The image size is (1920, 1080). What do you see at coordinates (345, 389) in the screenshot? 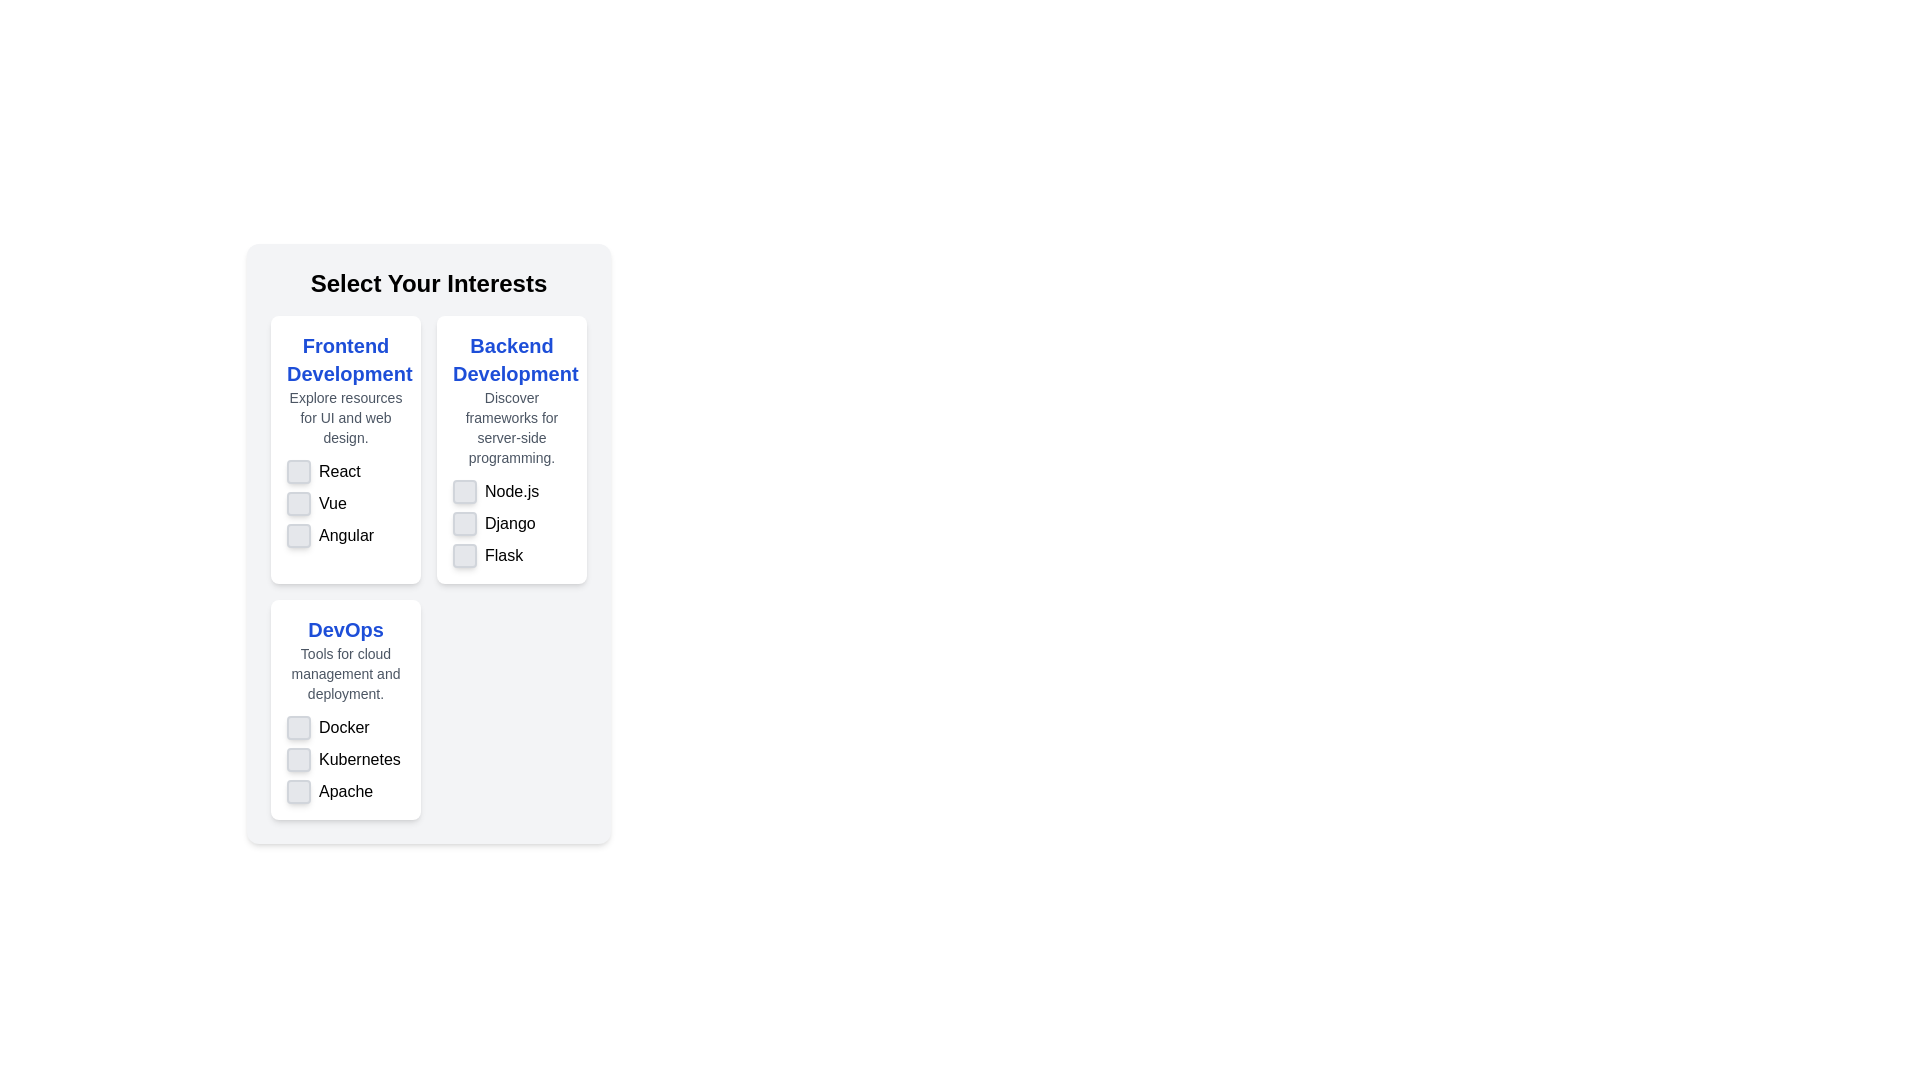
I see `the text block that contains 'Frontend Development' in bold blue font and 'Explore resources for UI and web design.' in smaller gray font, positioned above the list of items labeled 'React', 'Vue', and 'Angular'` at bounding box center [345, 389].